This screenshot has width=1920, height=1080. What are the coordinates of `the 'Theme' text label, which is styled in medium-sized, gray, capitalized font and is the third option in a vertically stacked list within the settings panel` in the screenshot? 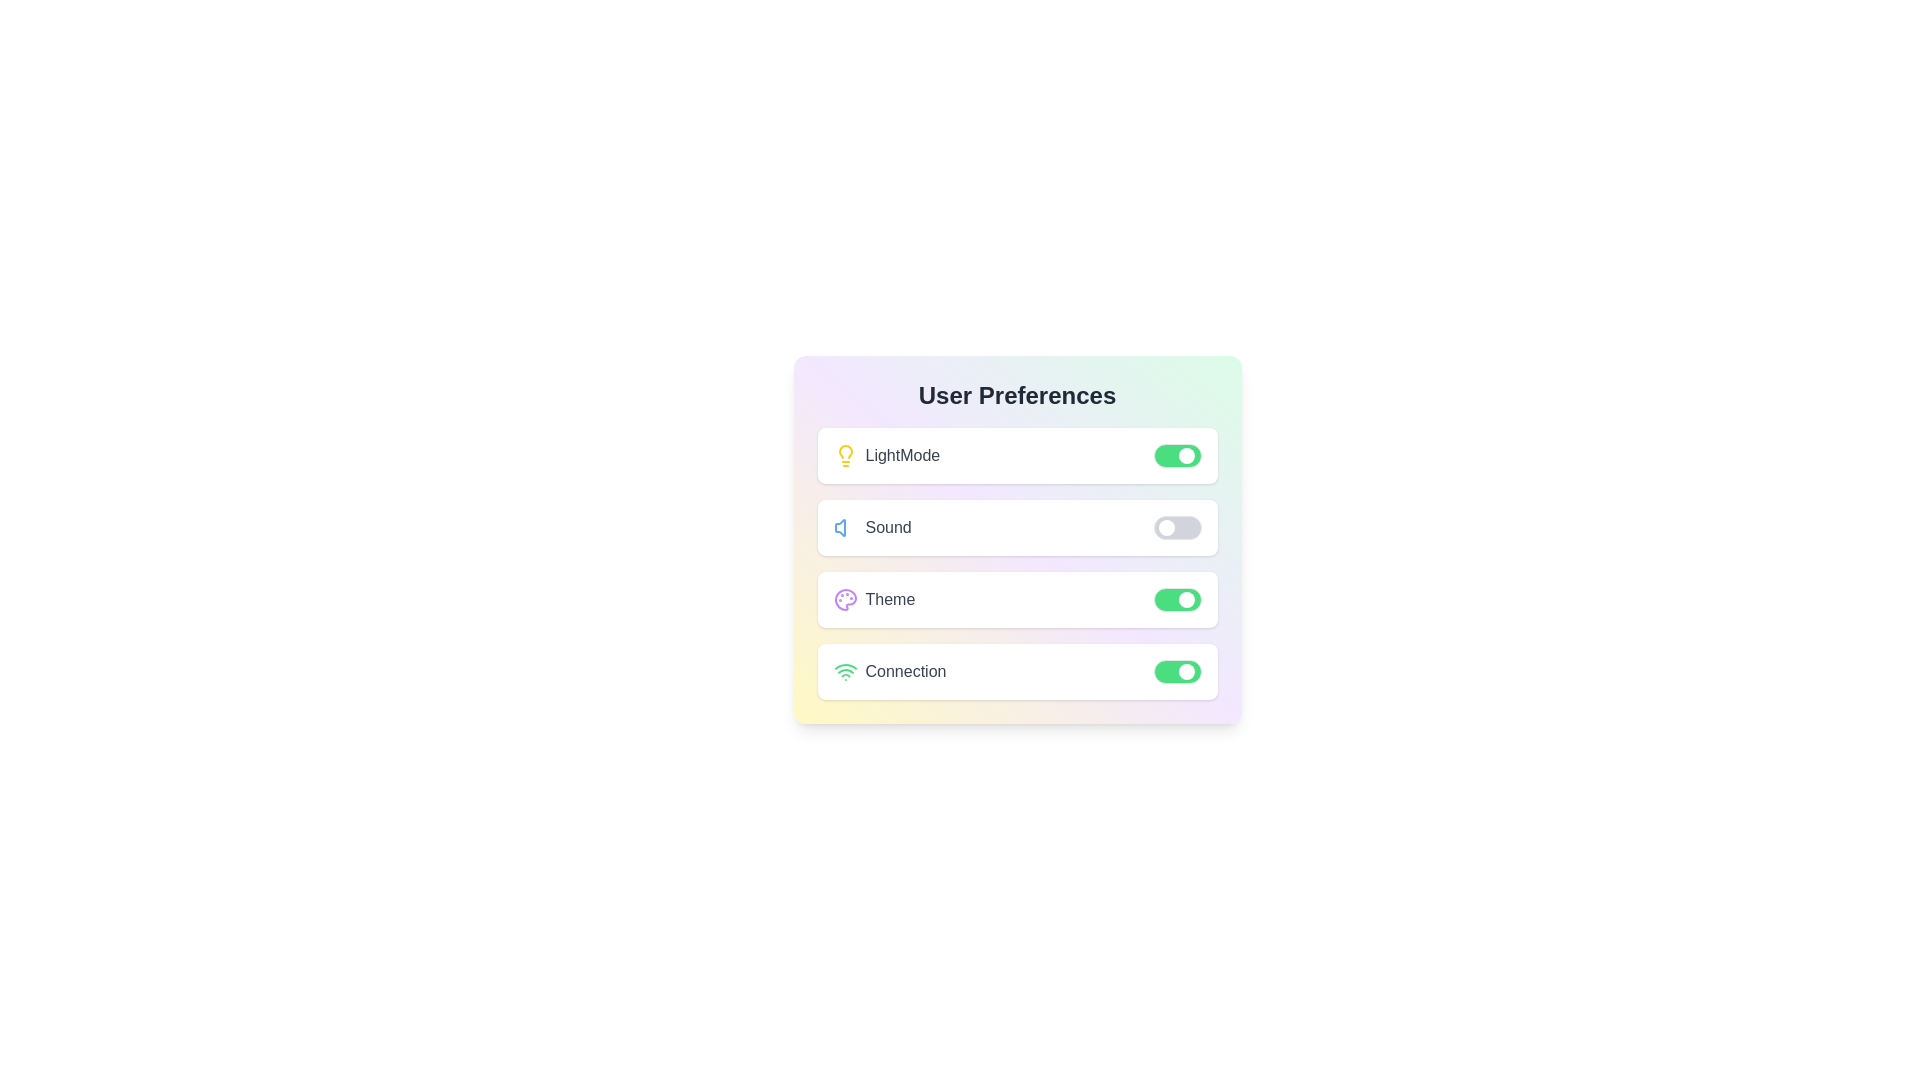 It's located at (889, 599).